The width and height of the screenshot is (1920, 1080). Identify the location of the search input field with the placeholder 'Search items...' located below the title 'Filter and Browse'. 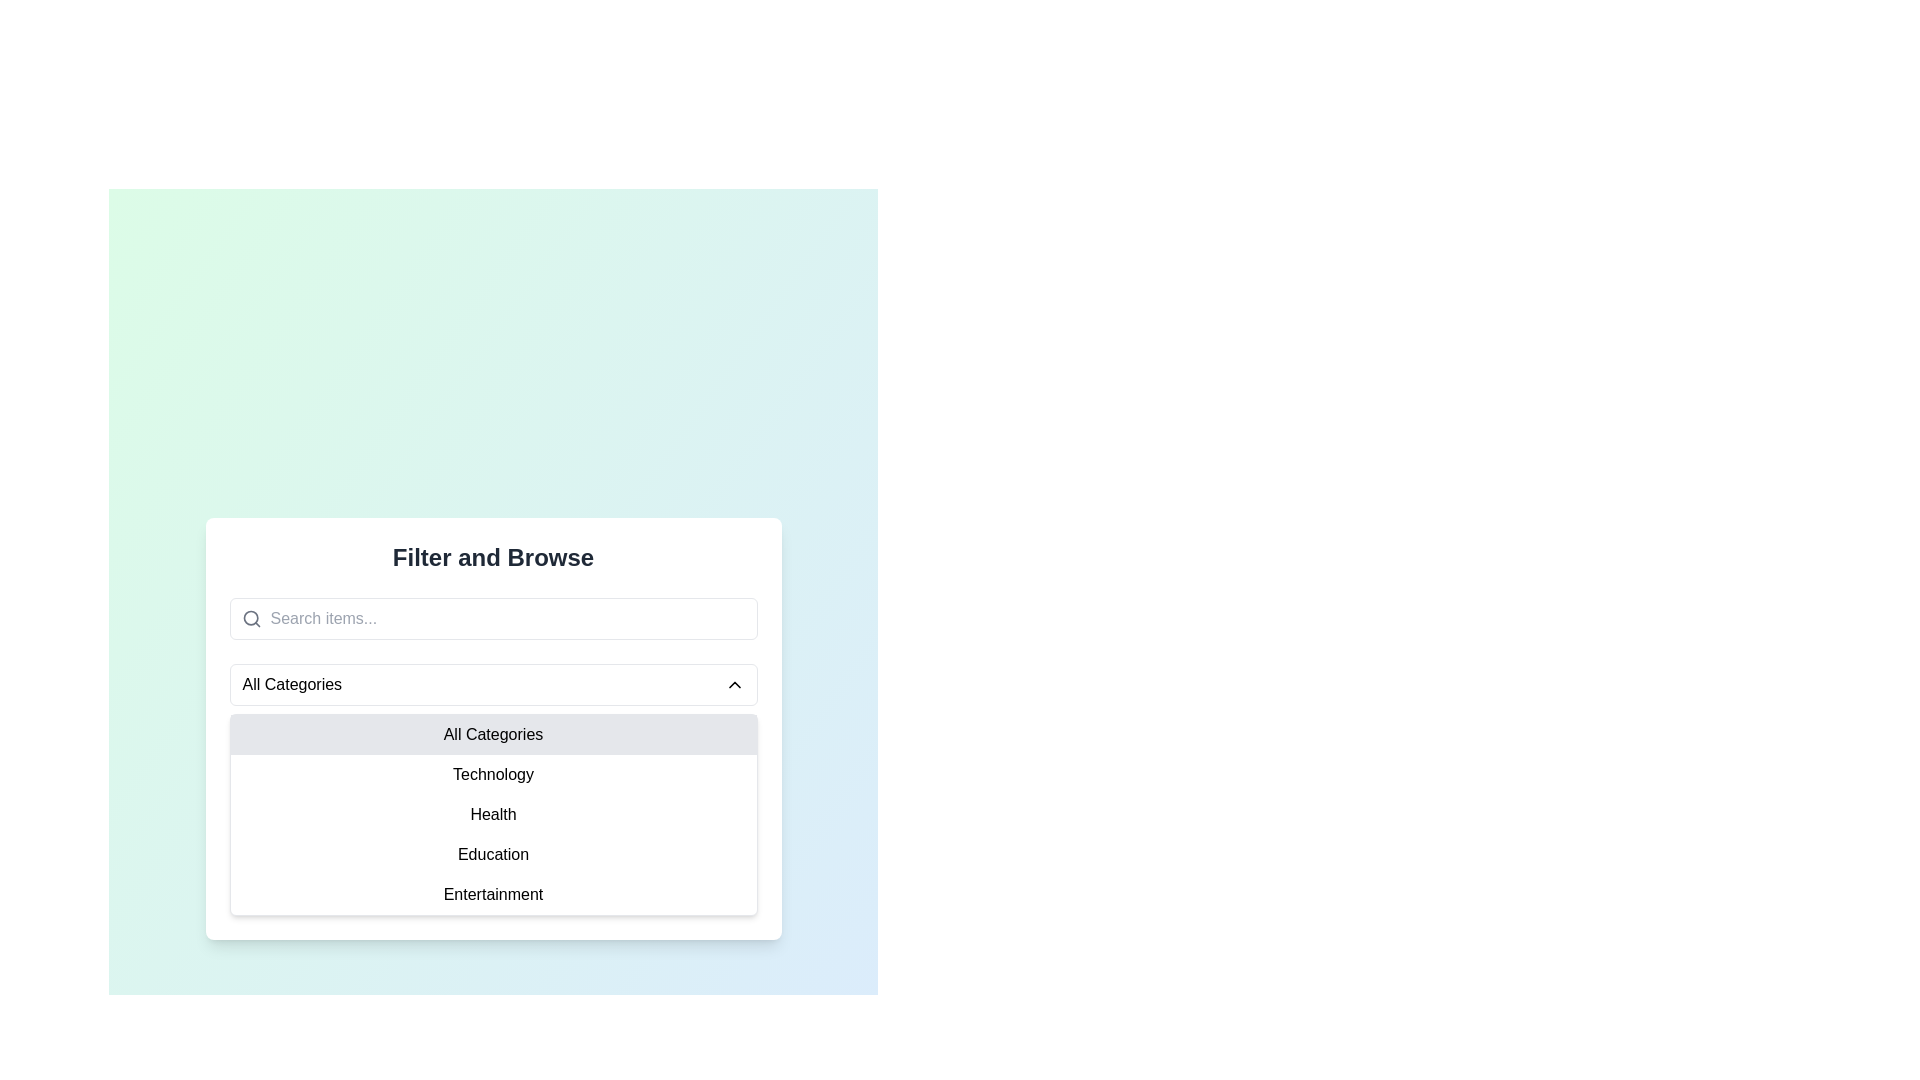
(493, 617).